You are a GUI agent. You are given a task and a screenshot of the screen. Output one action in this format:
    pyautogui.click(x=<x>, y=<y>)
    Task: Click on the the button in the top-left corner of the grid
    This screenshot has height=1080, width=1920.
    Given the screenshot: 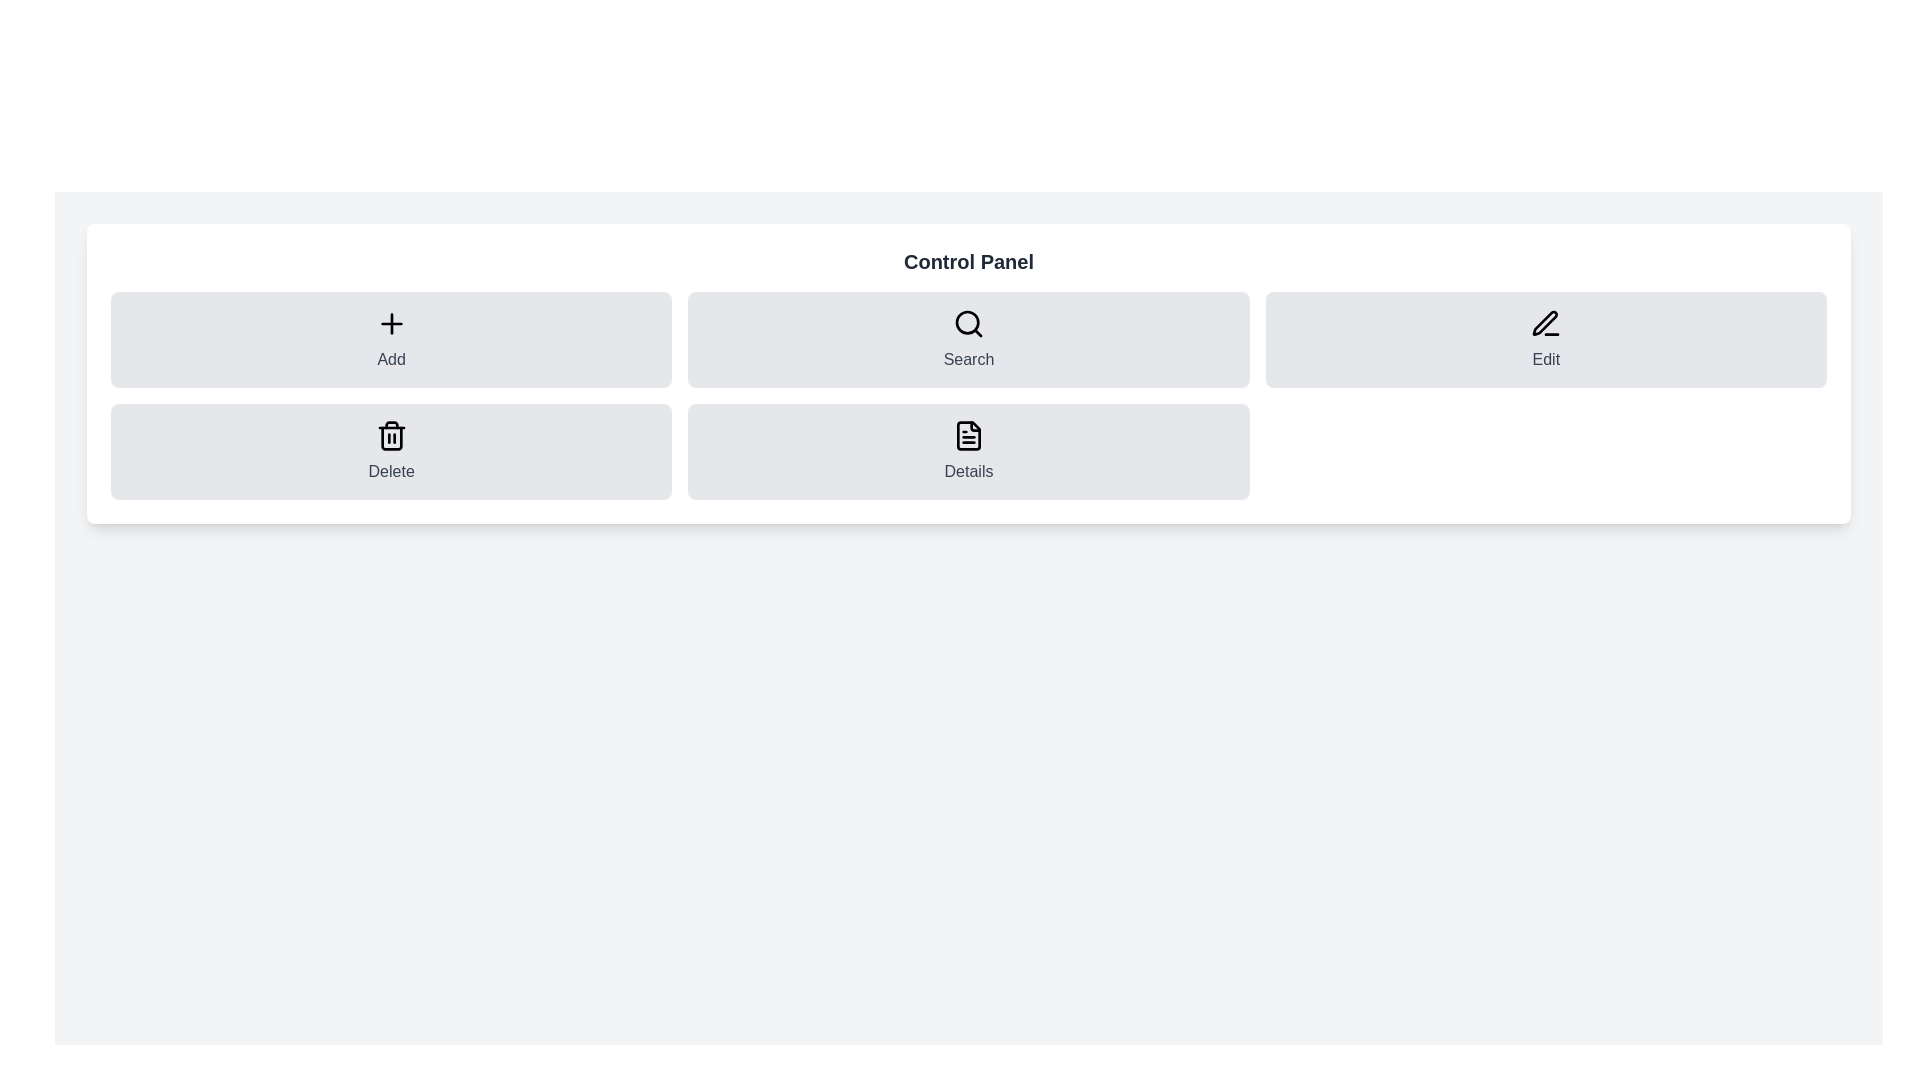 What is the action you would take?
    pyautogui.click(x=391, y=338)
    